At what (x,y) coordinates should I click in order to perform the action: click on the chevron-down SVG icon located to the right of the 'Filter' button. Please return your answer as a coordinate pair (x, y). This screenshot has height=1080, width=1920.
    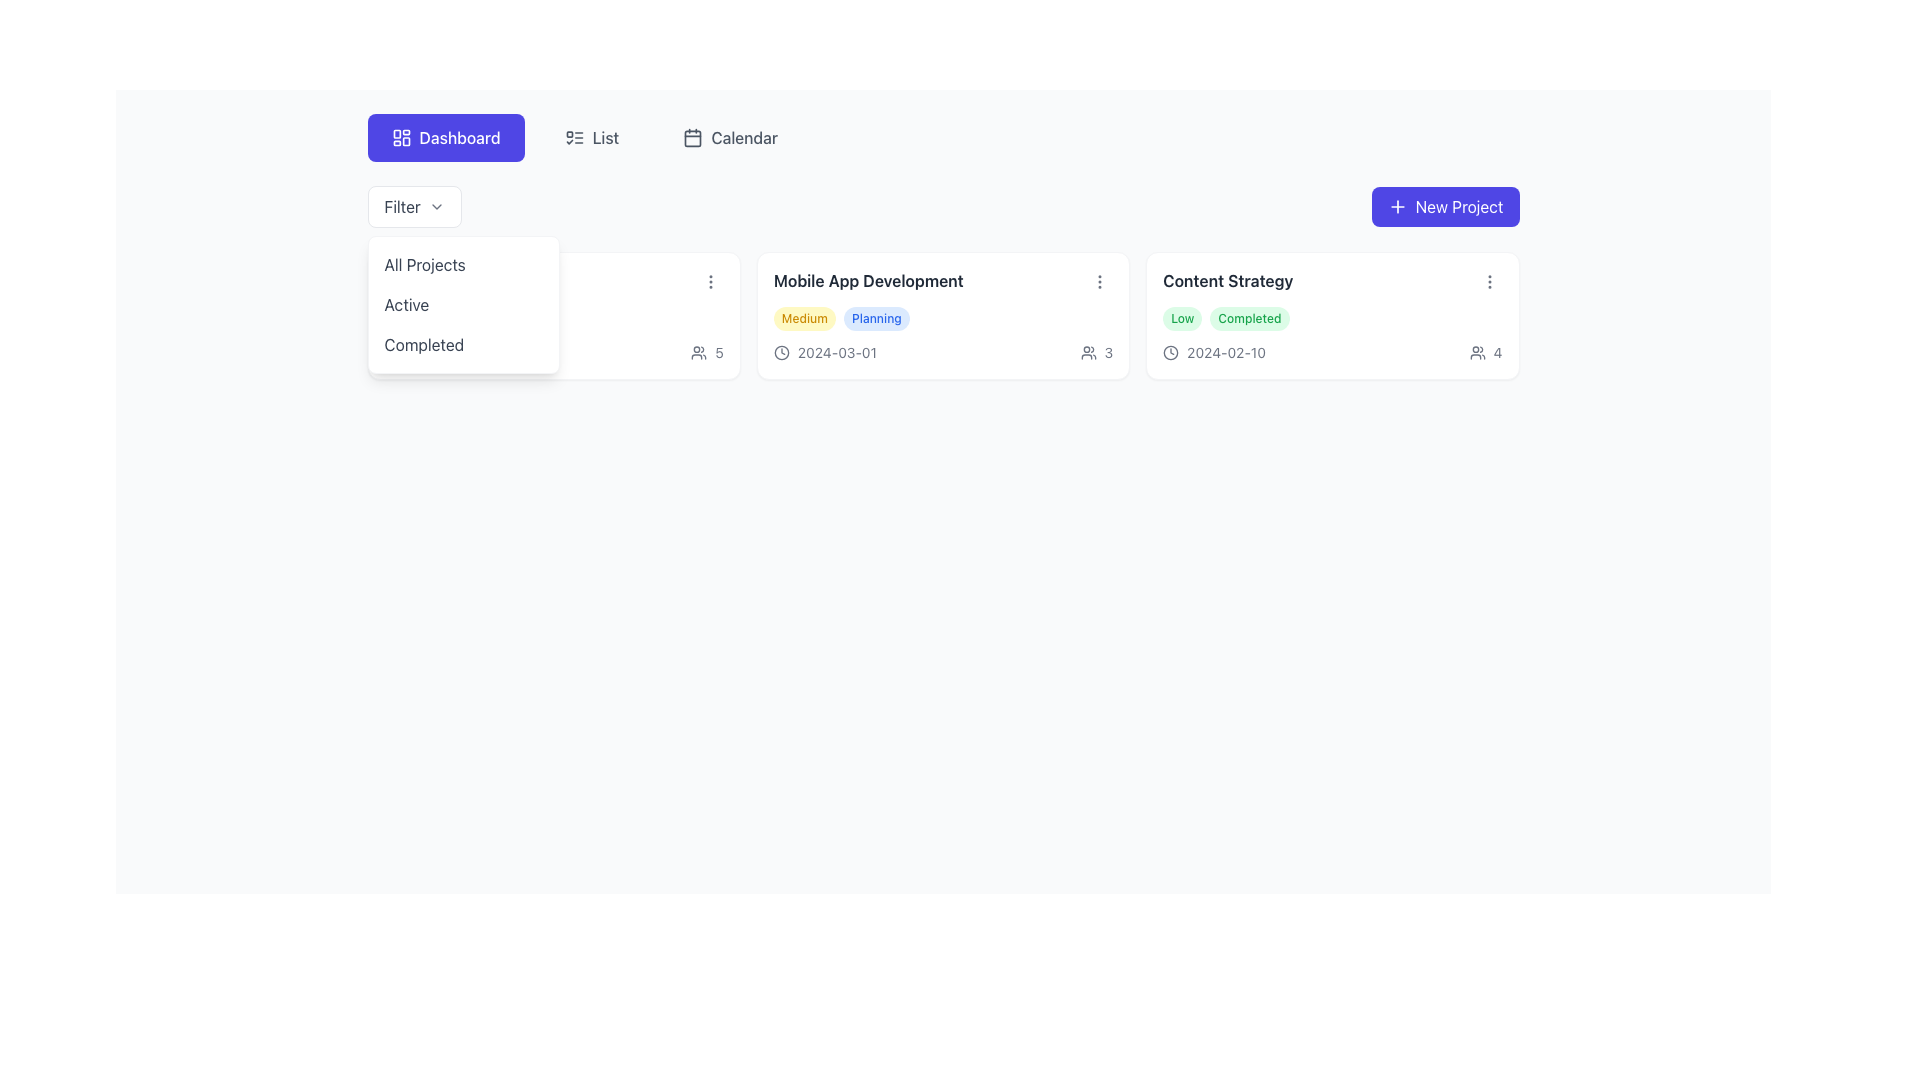
    Looking at the image, I should click on (435, 207).